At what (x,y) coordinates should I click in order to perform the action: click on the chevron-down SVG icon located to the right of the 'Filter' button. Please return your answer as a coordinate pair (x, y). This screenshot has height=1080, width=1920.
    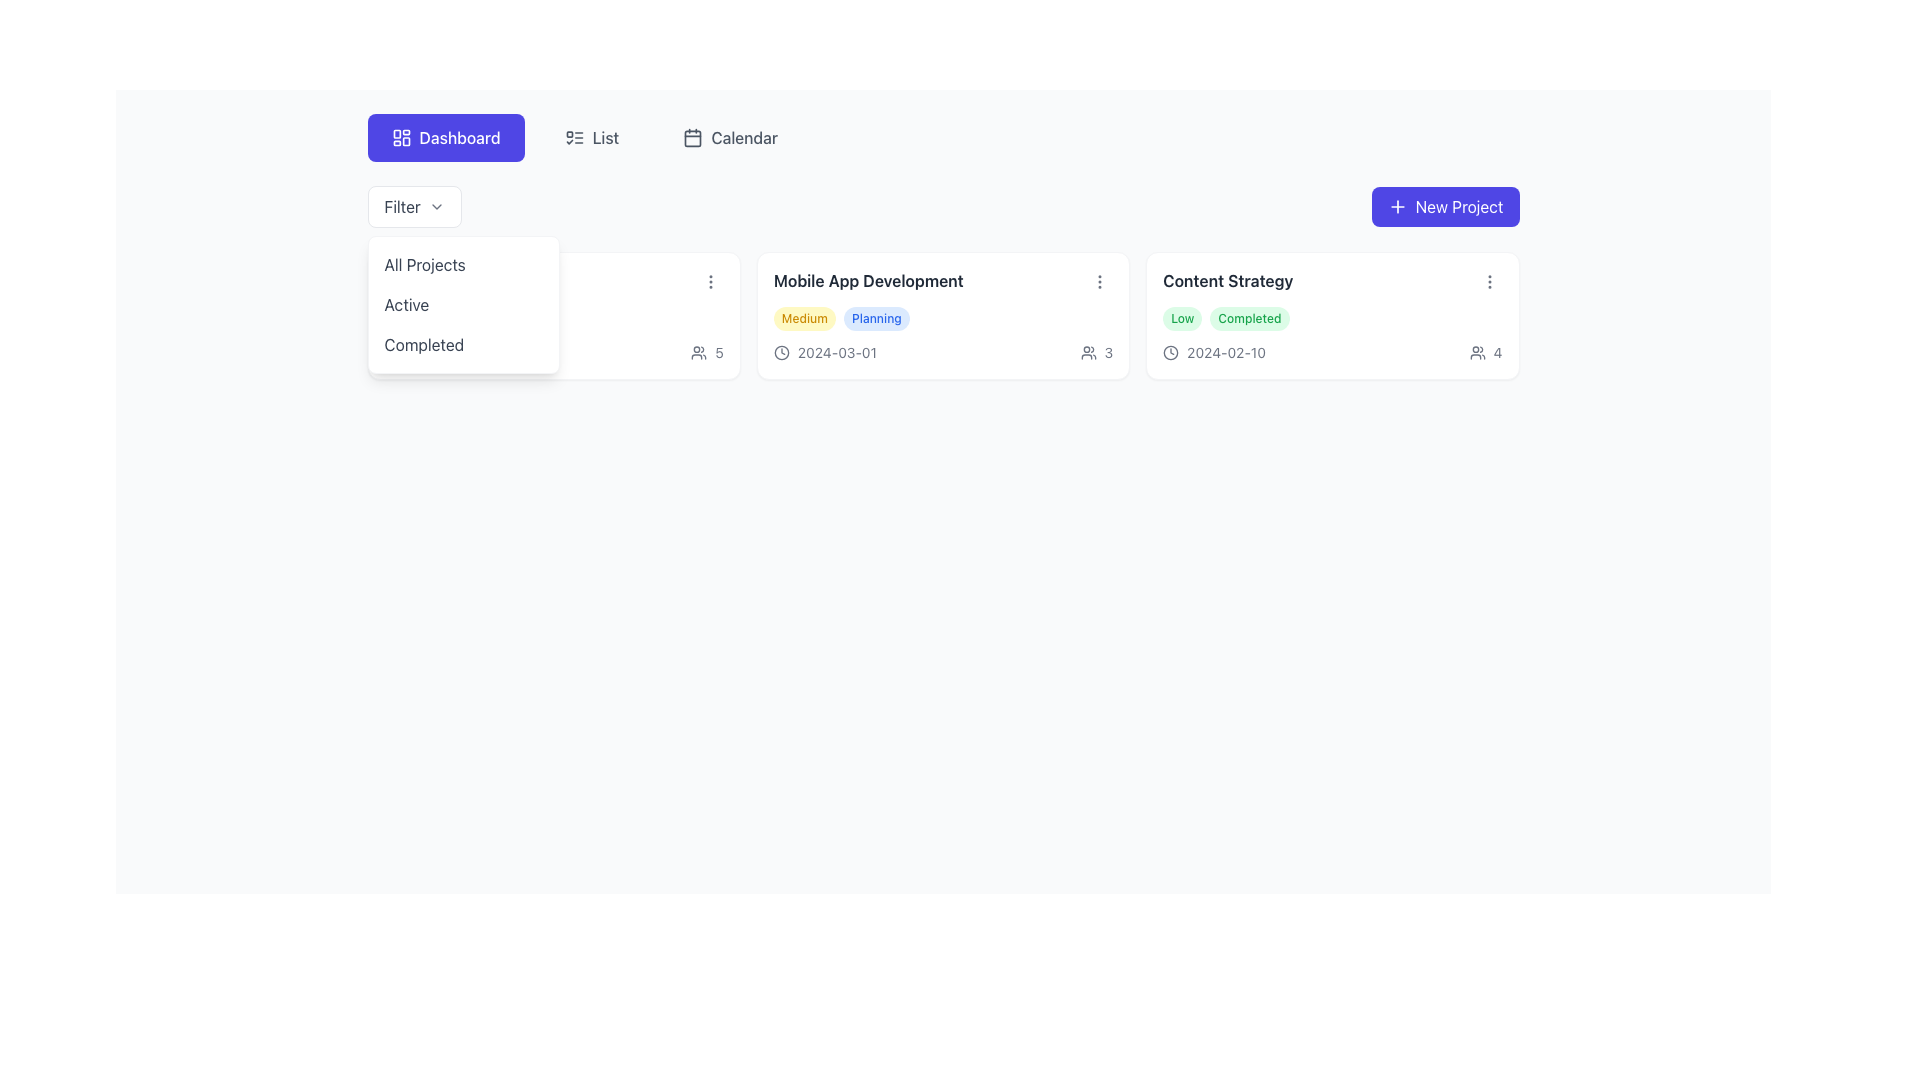
    Looking at the image, I should click on (435, 207).